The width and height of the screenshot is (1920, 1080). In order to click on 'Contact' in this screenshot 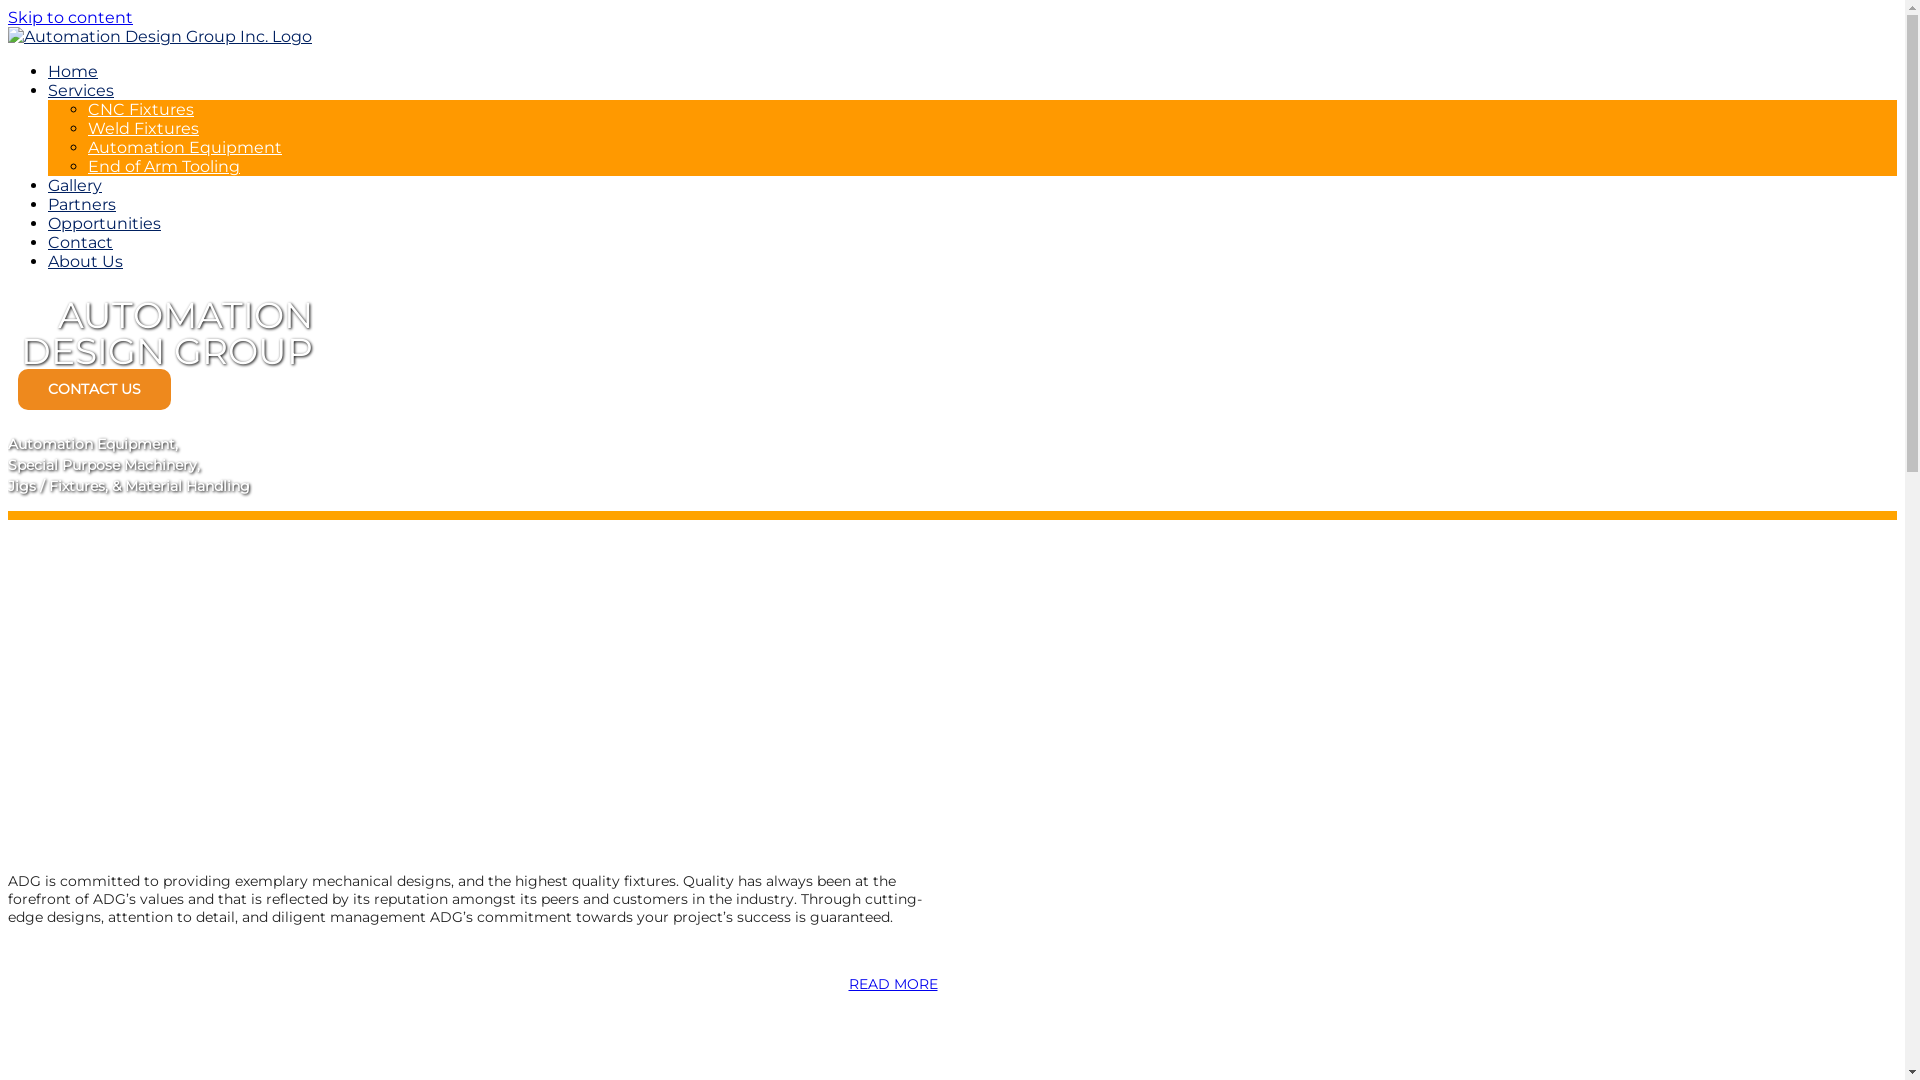, I will do `click(80, 241)`.